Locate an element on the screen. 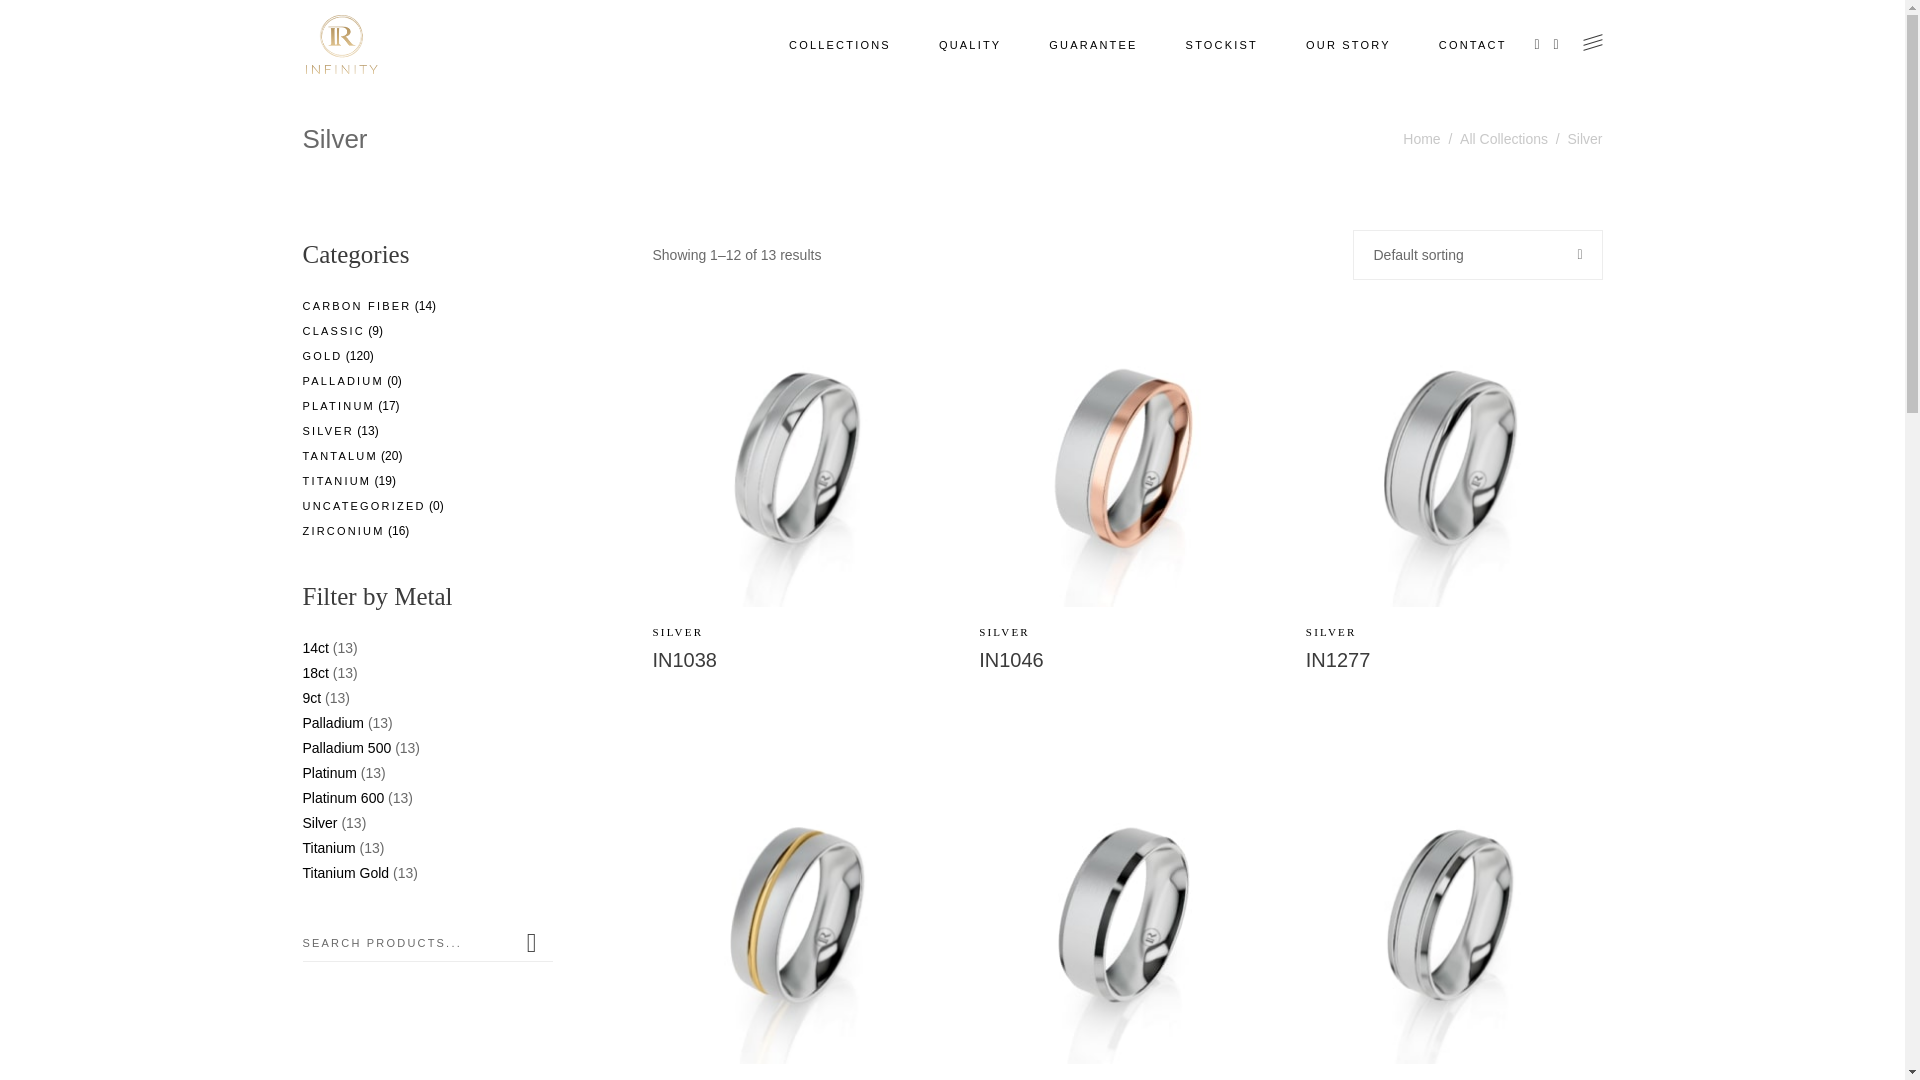 This screenshot has height=1080, width=1920. 'QUALITY' is located at coordinates (969, 45).